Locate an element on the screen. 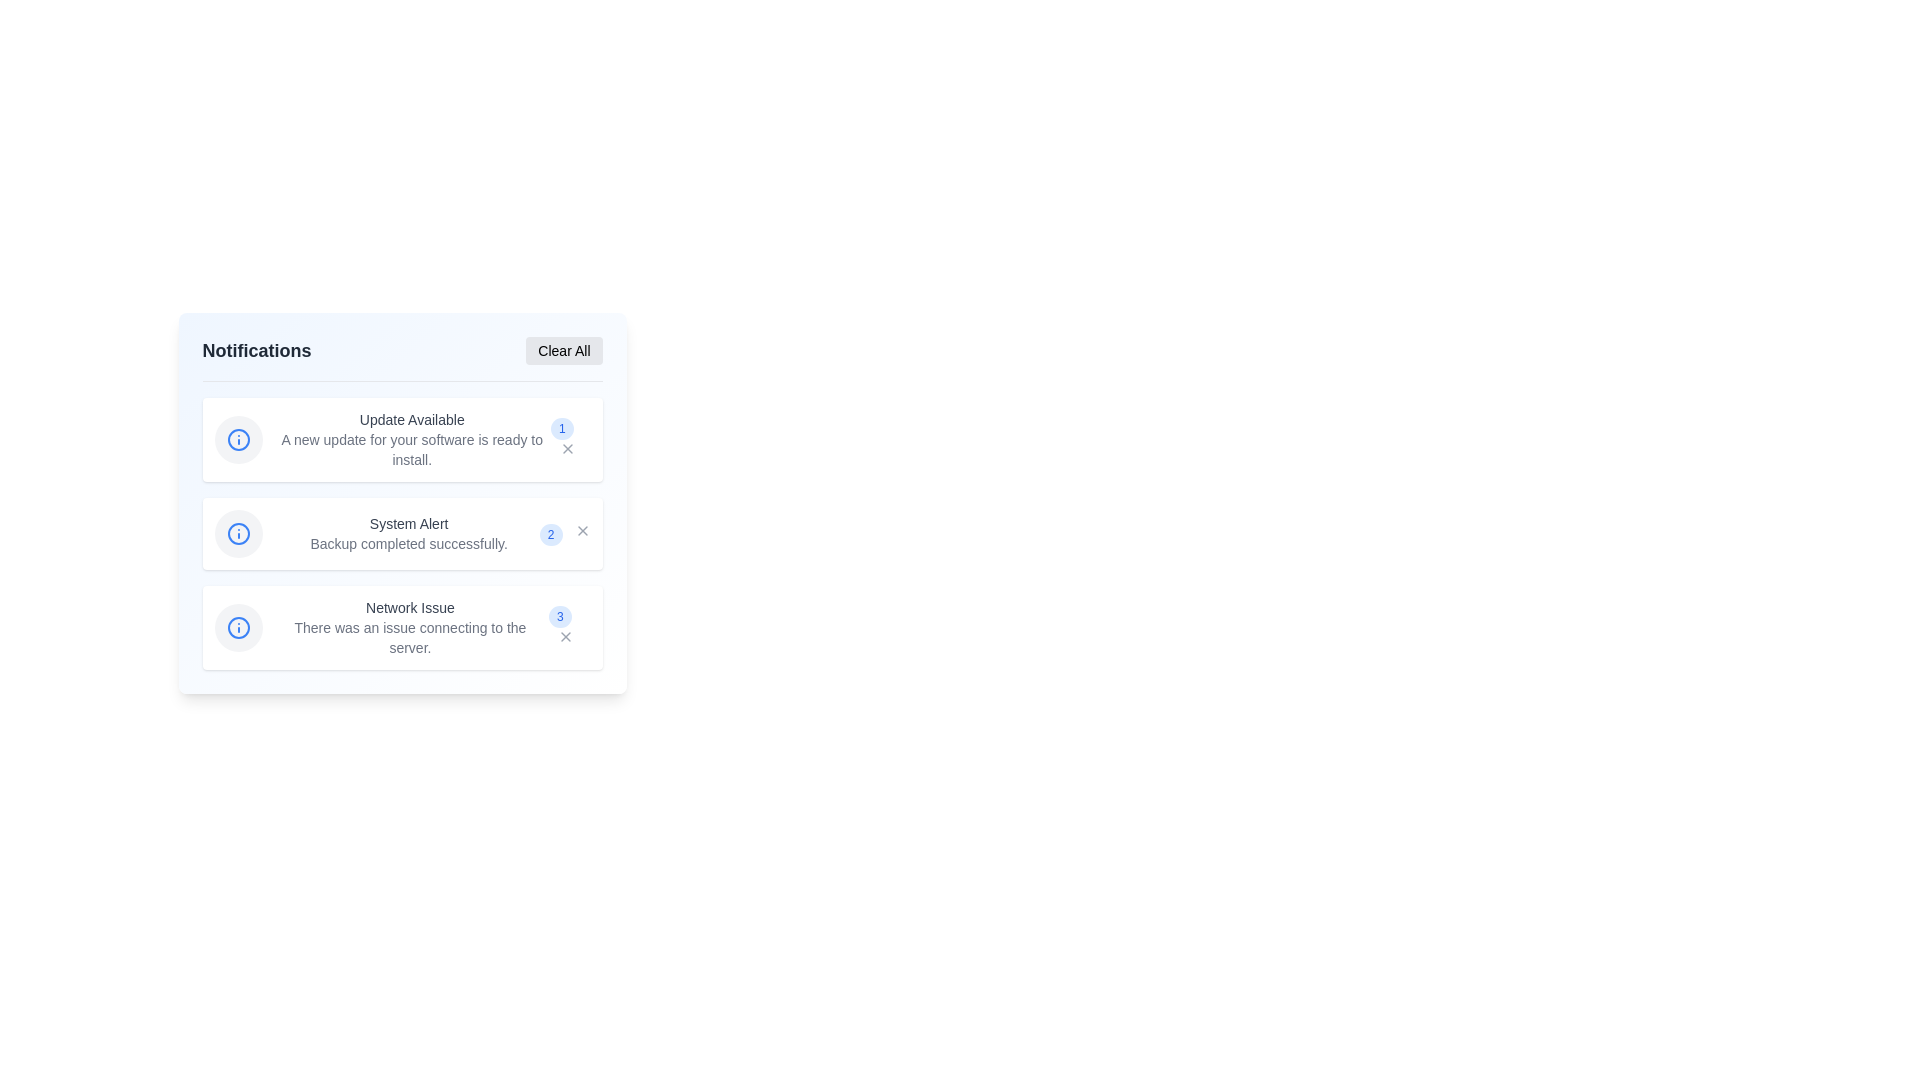 This screenshot has width=1920, height=1080. text content of the notification displaying 'System Alert' above 'Backup completed successfully.' is located at coordinates (408, 532).